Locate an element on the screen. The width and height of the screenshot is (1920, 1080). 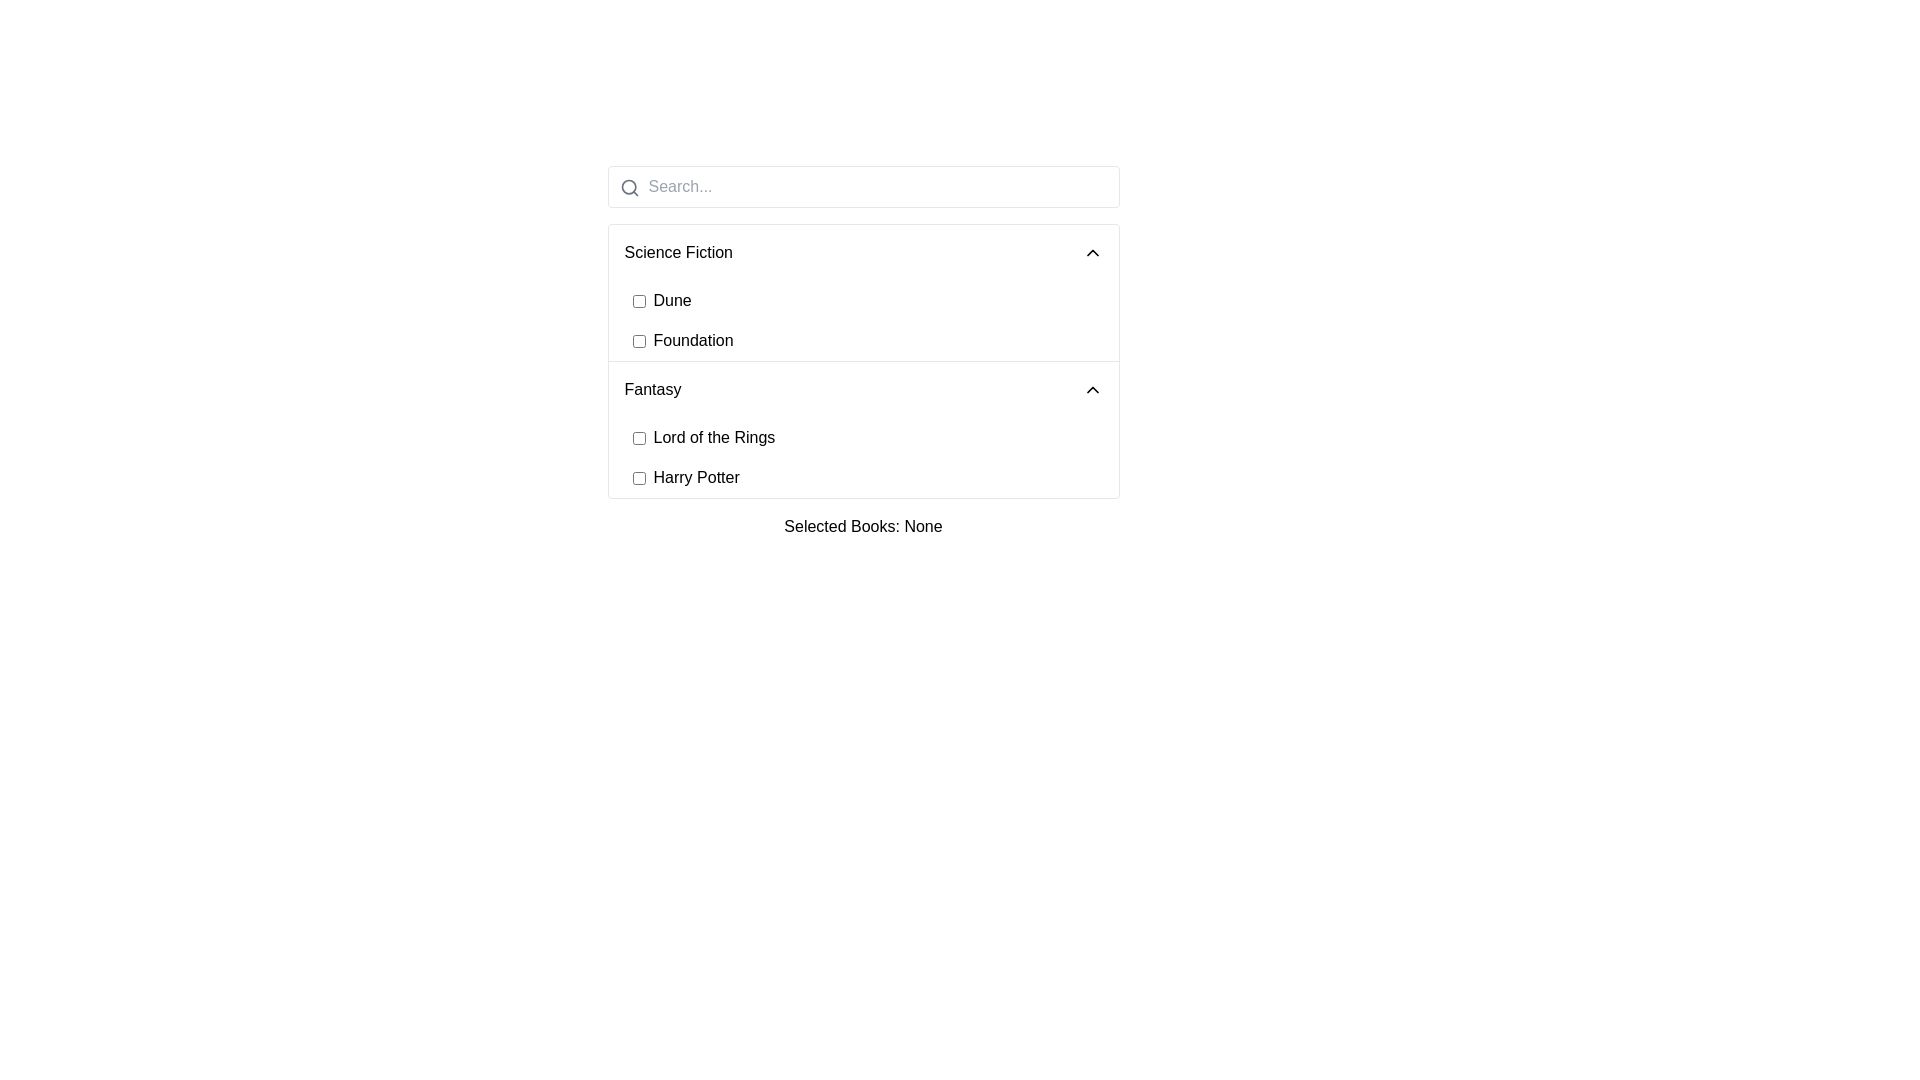
the upward-facing chevron icon located at the far-right side of the 'Fantasy' section header is located at coordinates (1091, 389).